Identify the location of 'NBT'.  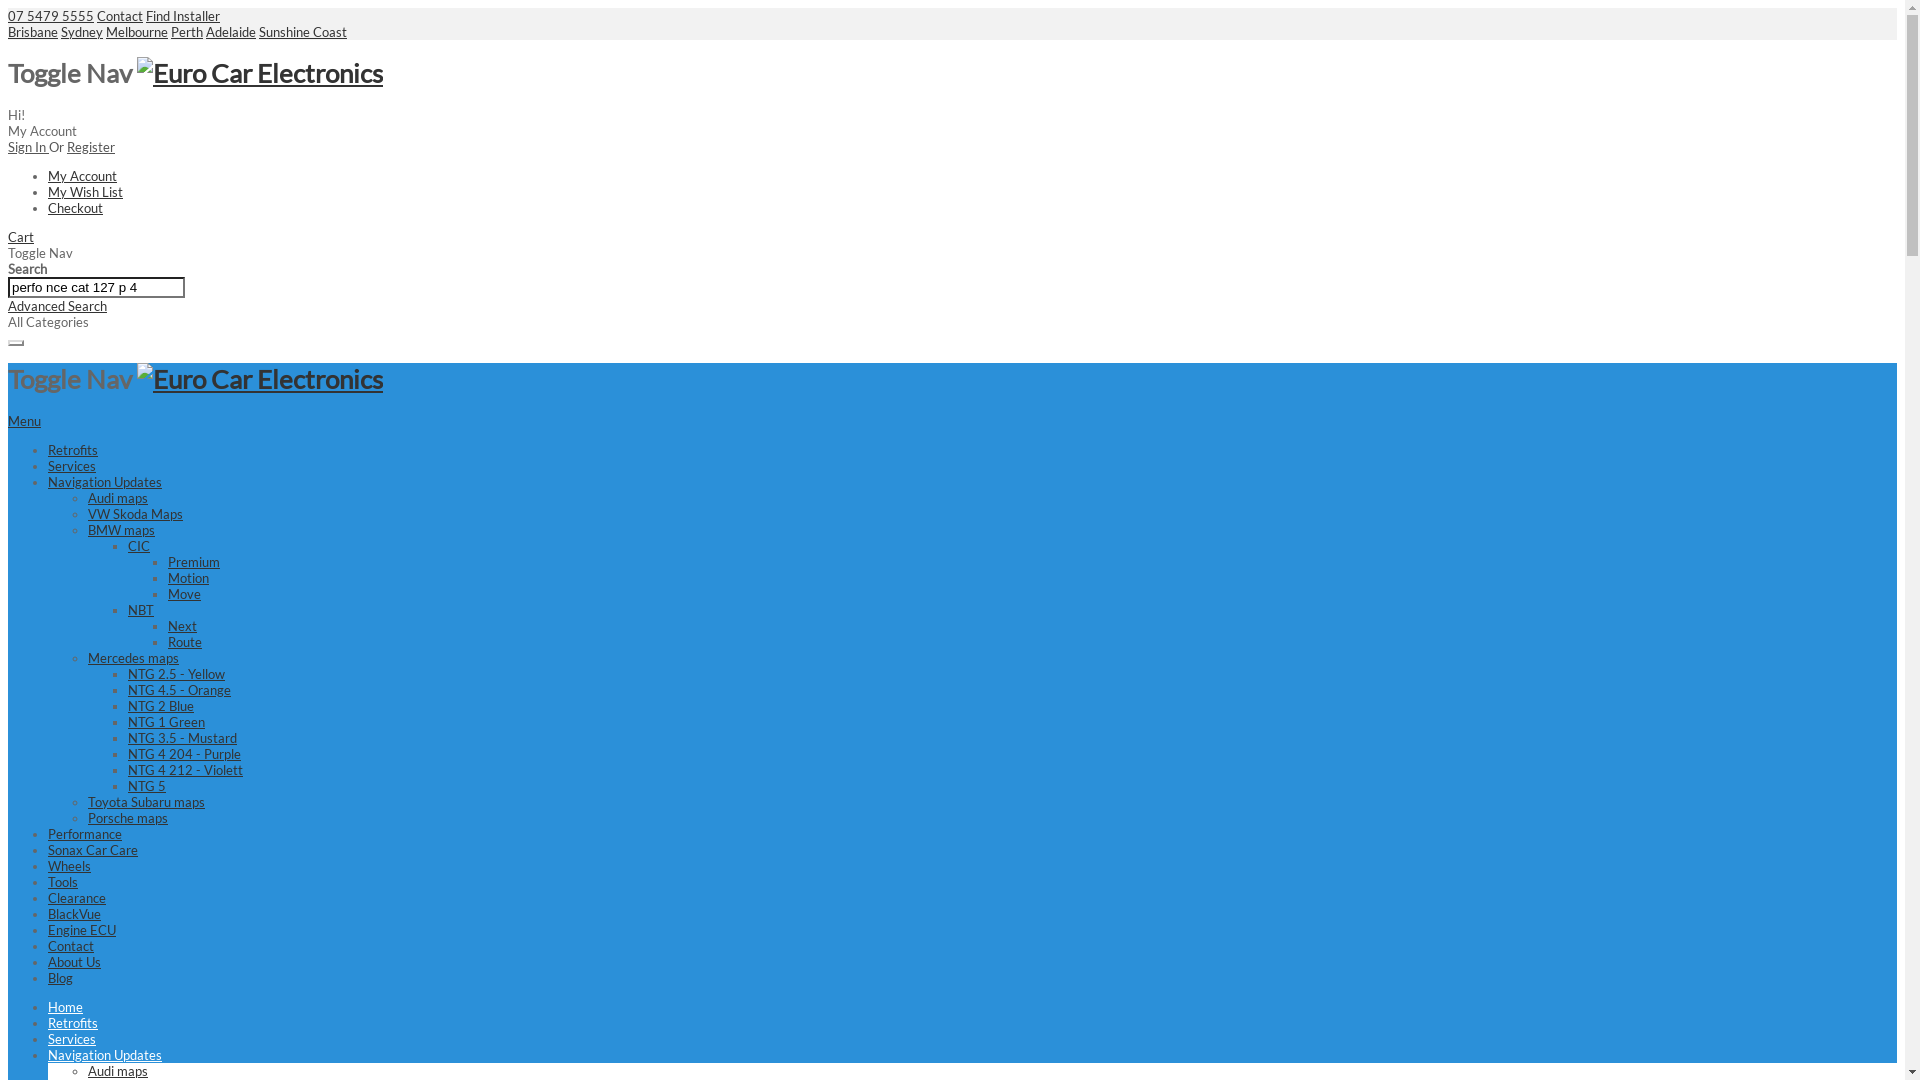
(139, 608).